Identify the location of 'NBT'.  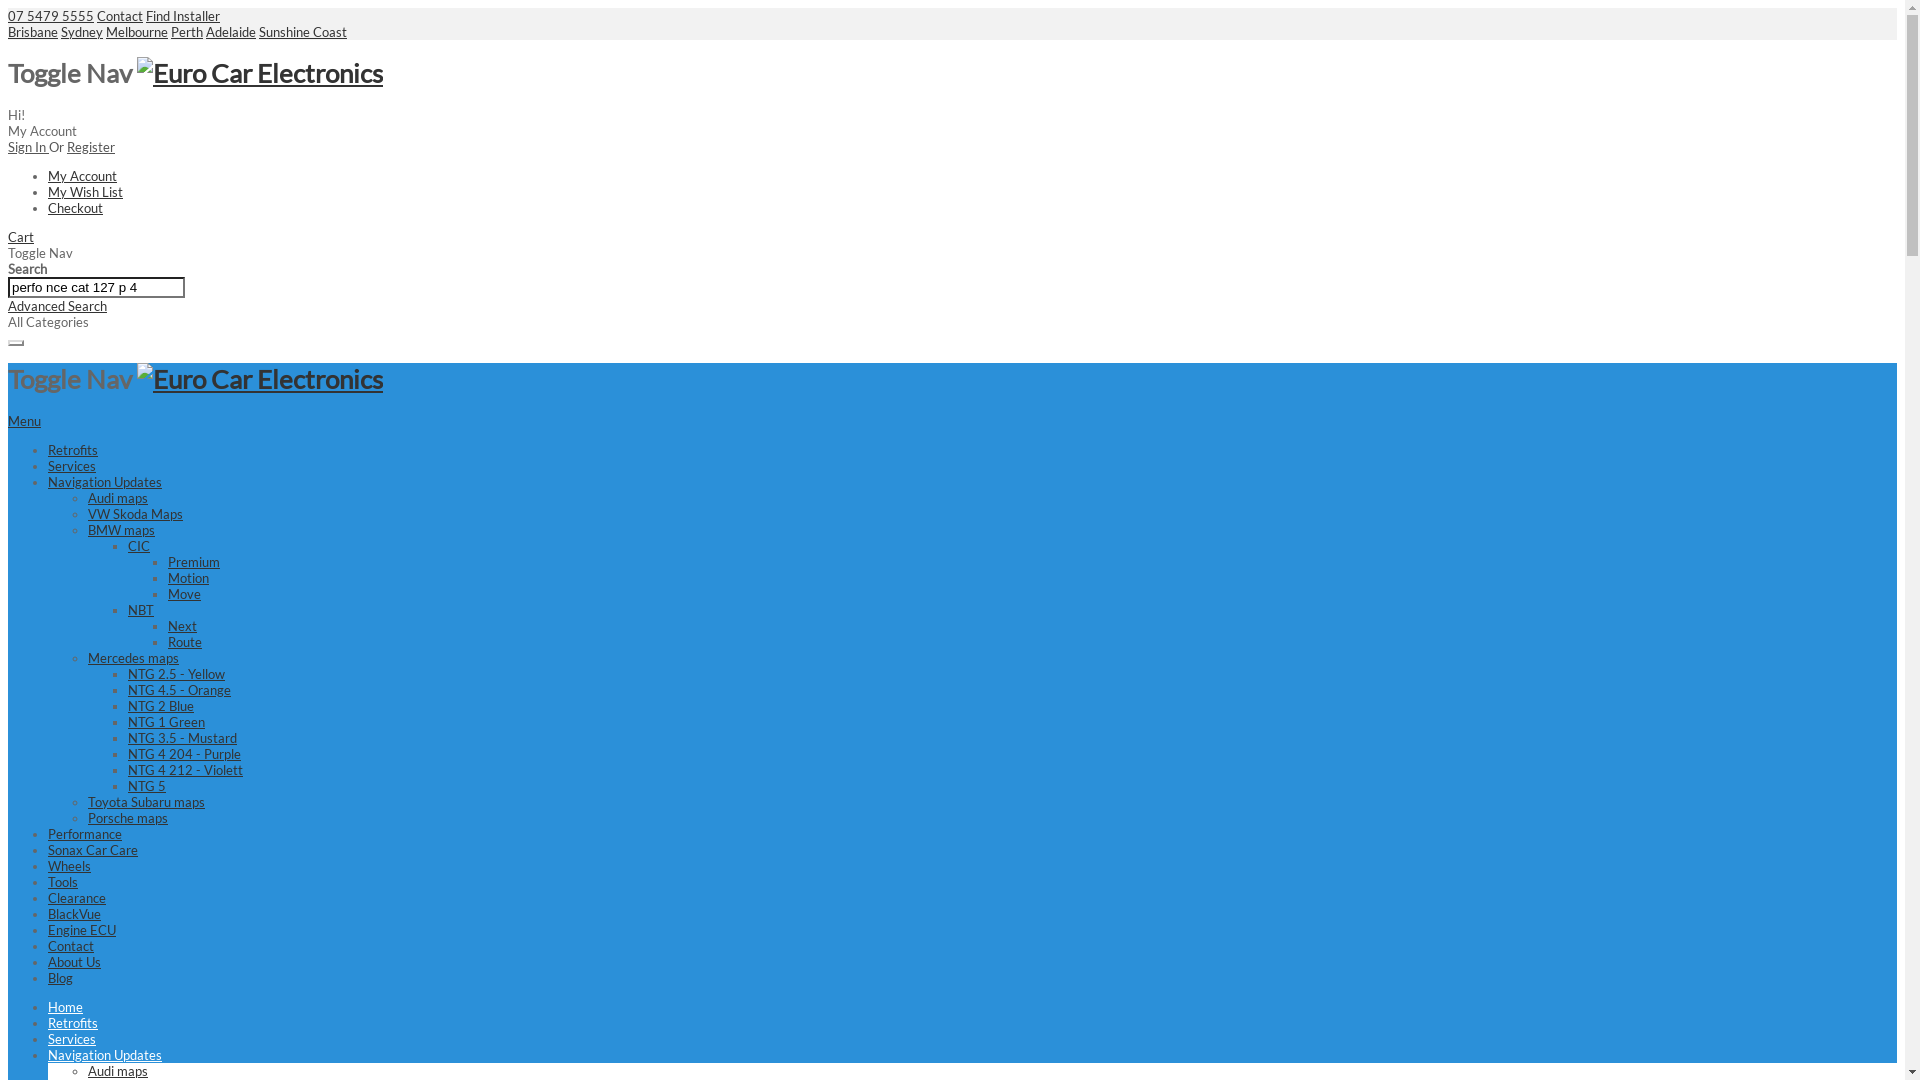
(139, 608).